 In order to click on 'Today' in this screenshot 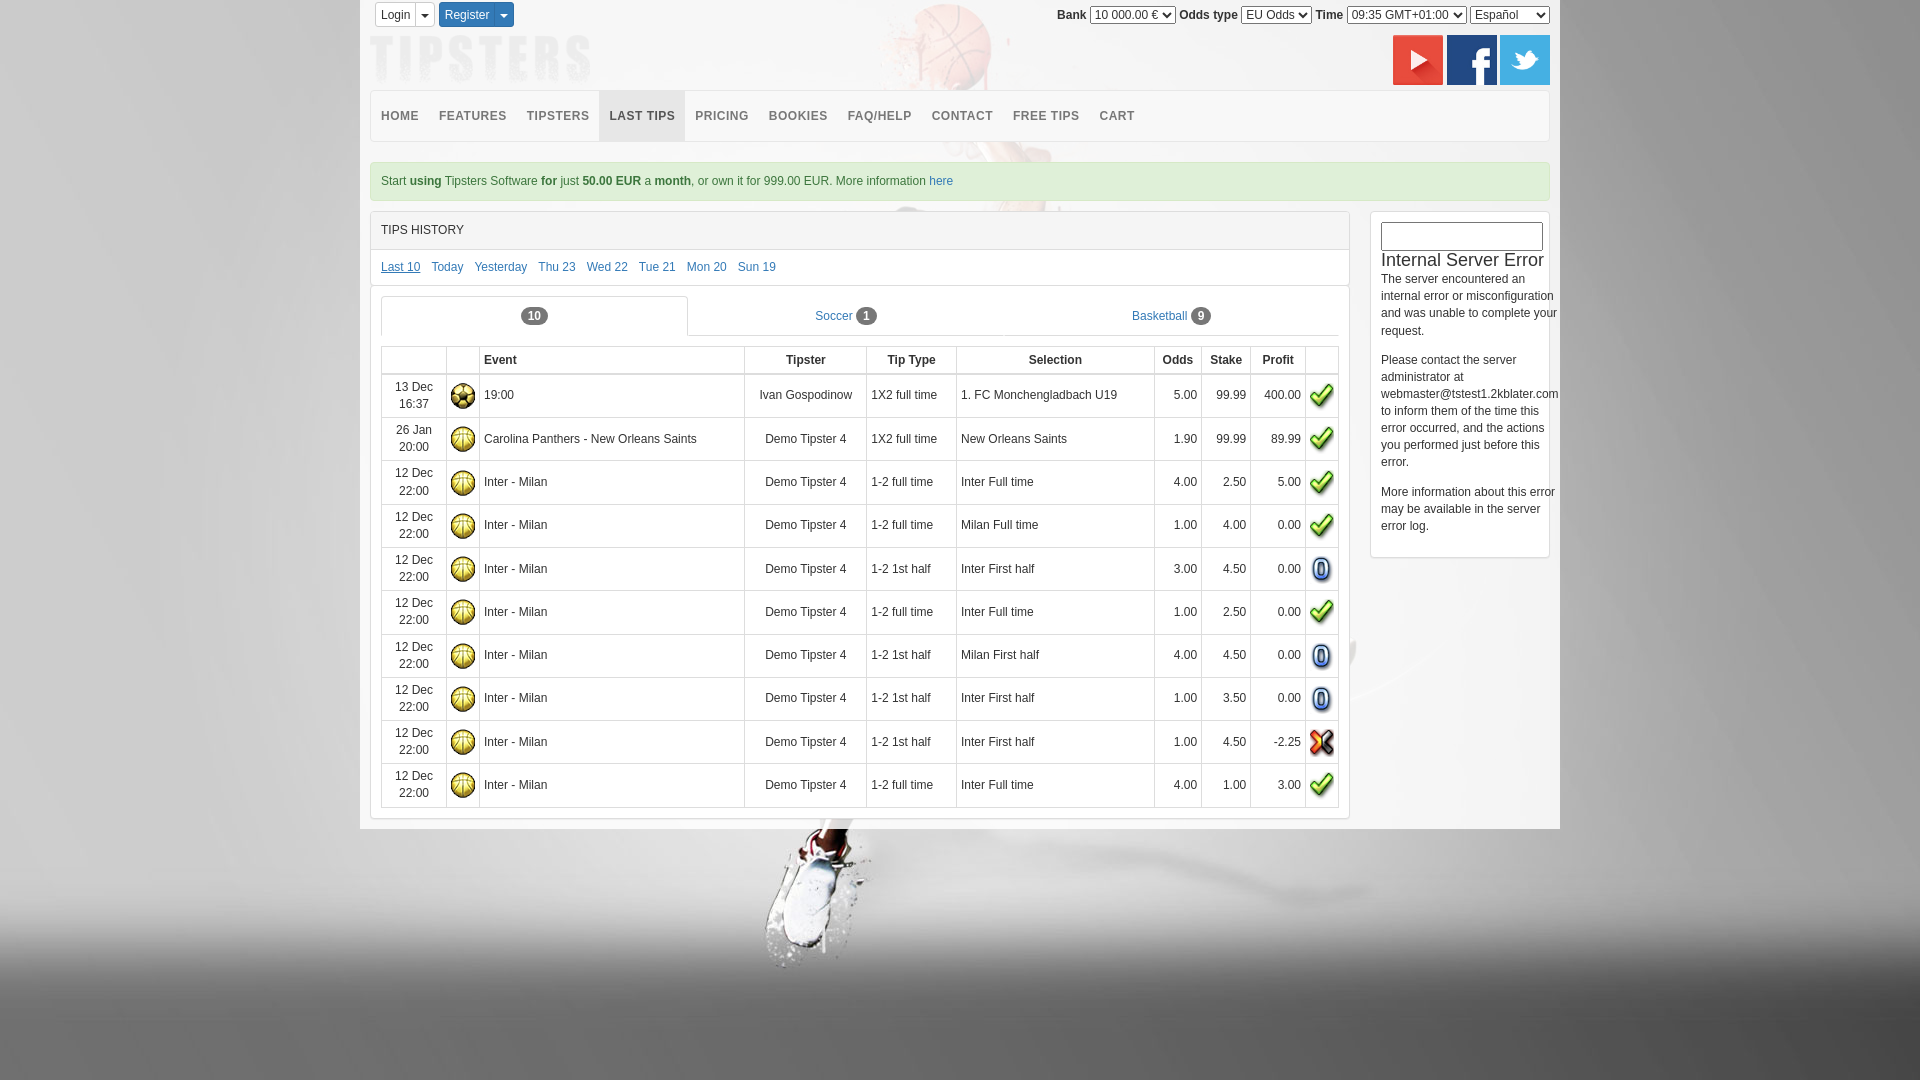, I will do `click(445, 265)`.